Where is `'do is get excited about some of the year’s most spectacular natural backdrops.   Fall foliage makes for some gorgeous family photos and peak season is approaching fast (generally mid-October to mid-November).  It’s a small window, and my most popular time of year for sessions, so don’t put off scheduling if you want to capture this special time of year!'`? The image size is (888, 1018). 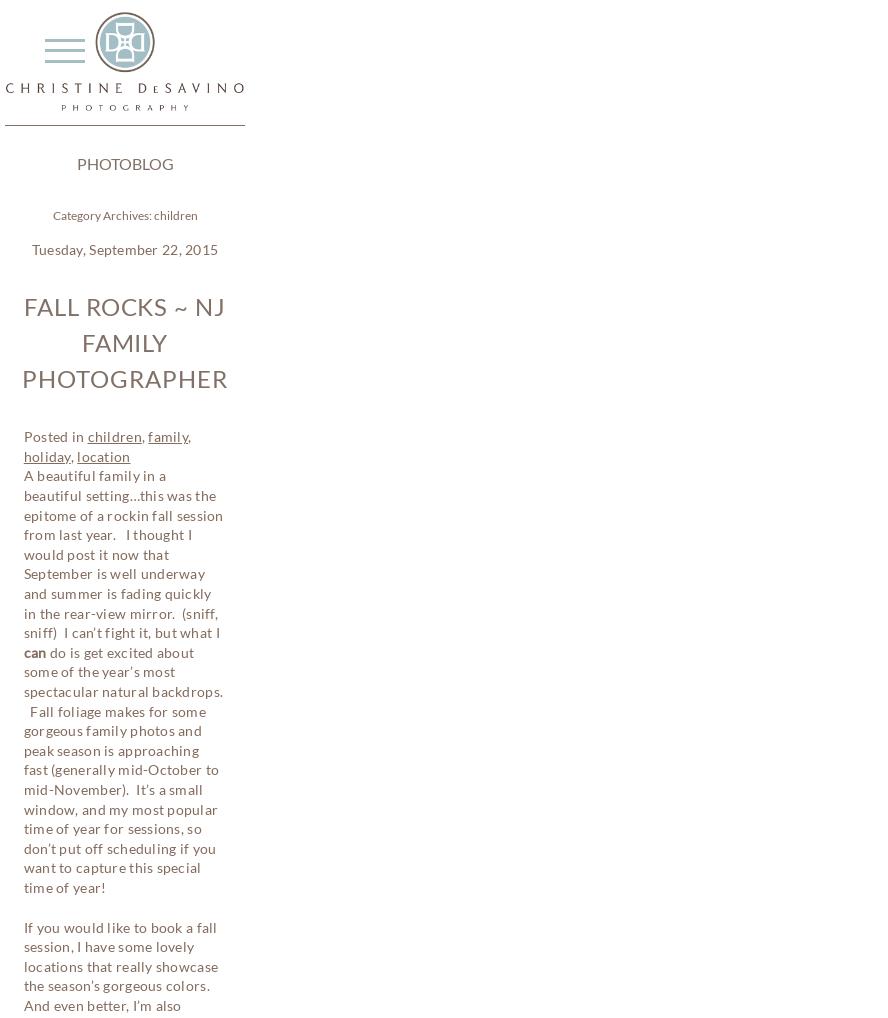 'do is get excited about some of the year’s most spectacular natural backdrops.   Fall foliage makes for some gorgeous family photos and peak season is approaching fast (generally mid-October to mid-November).  It’s a small window, and my most popular time of year for sessions, so don’t put off scheduling if you want to capture this special time of year!' is located at coordinates (122, 768).